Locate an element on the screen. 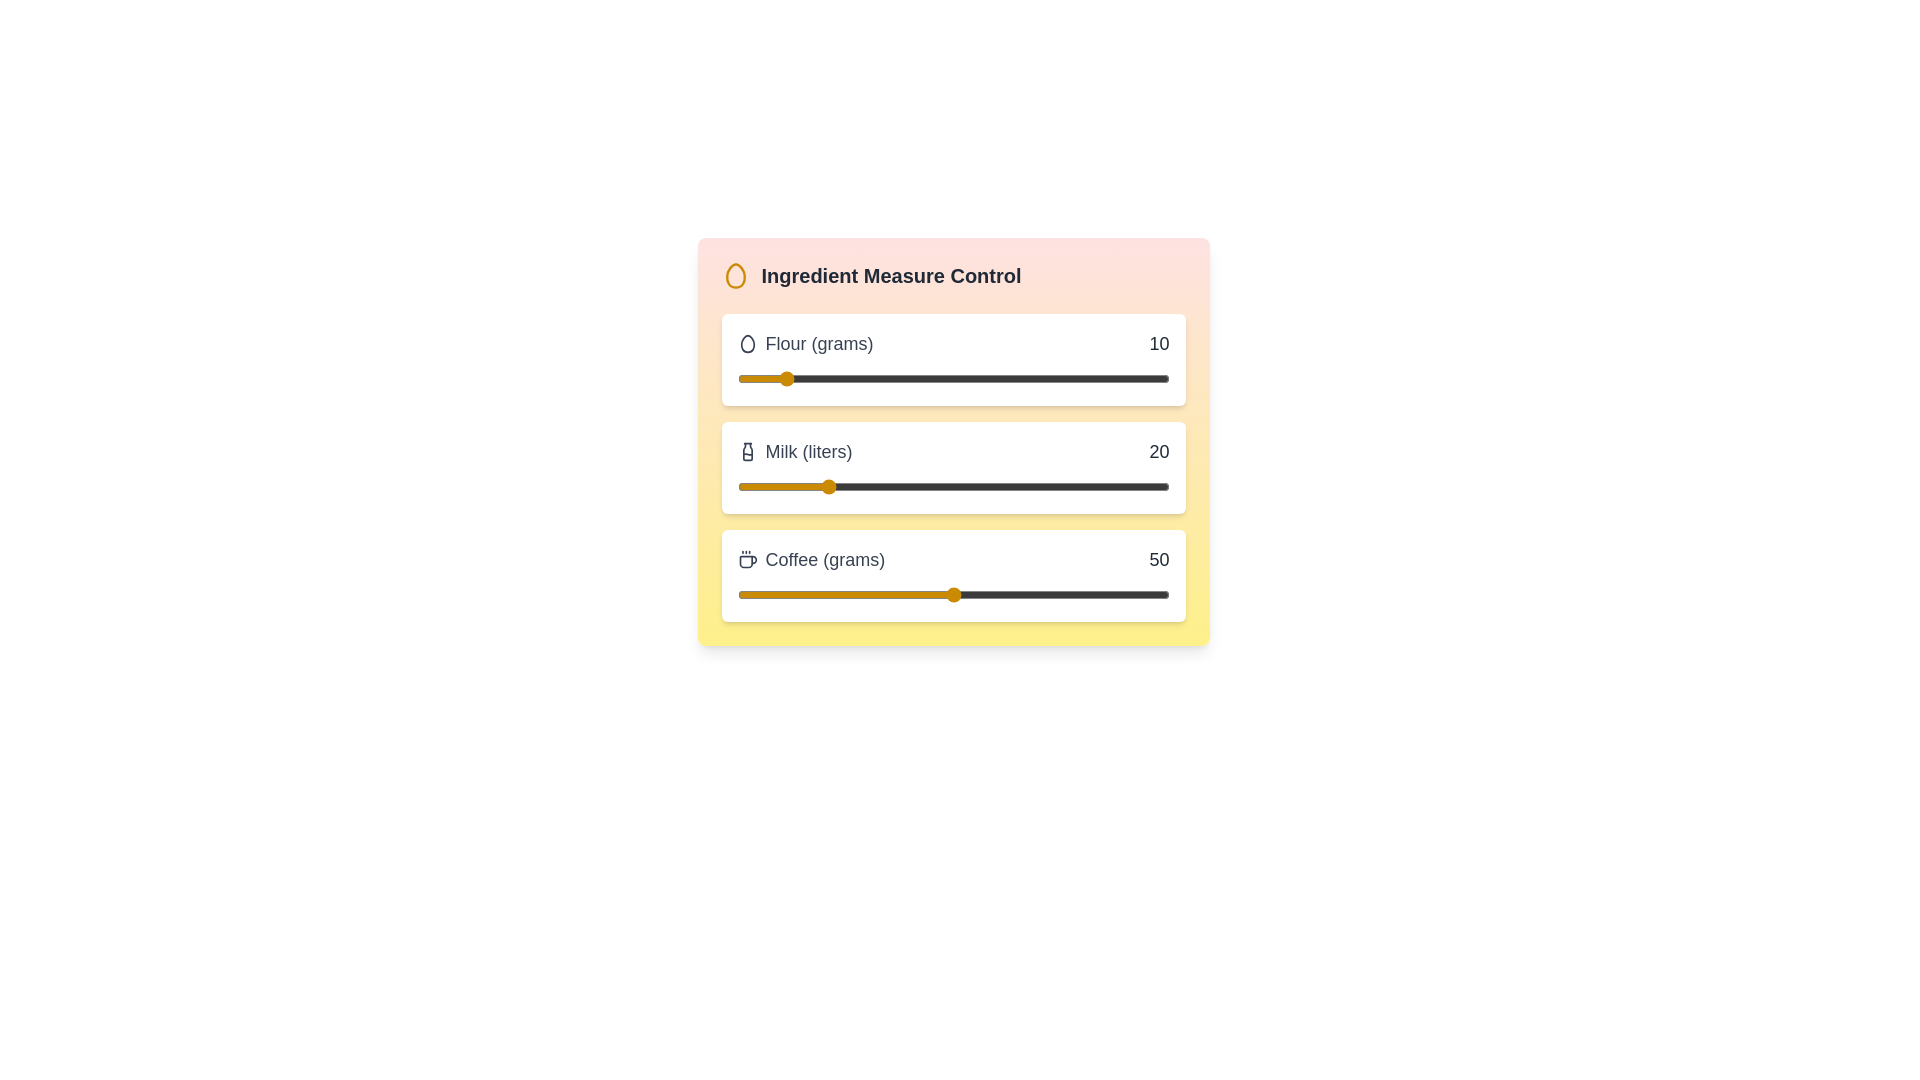 Image resolution: width=1920 pixels, height=1080 pixels. flour amount is located at coordinates (1064, 378).